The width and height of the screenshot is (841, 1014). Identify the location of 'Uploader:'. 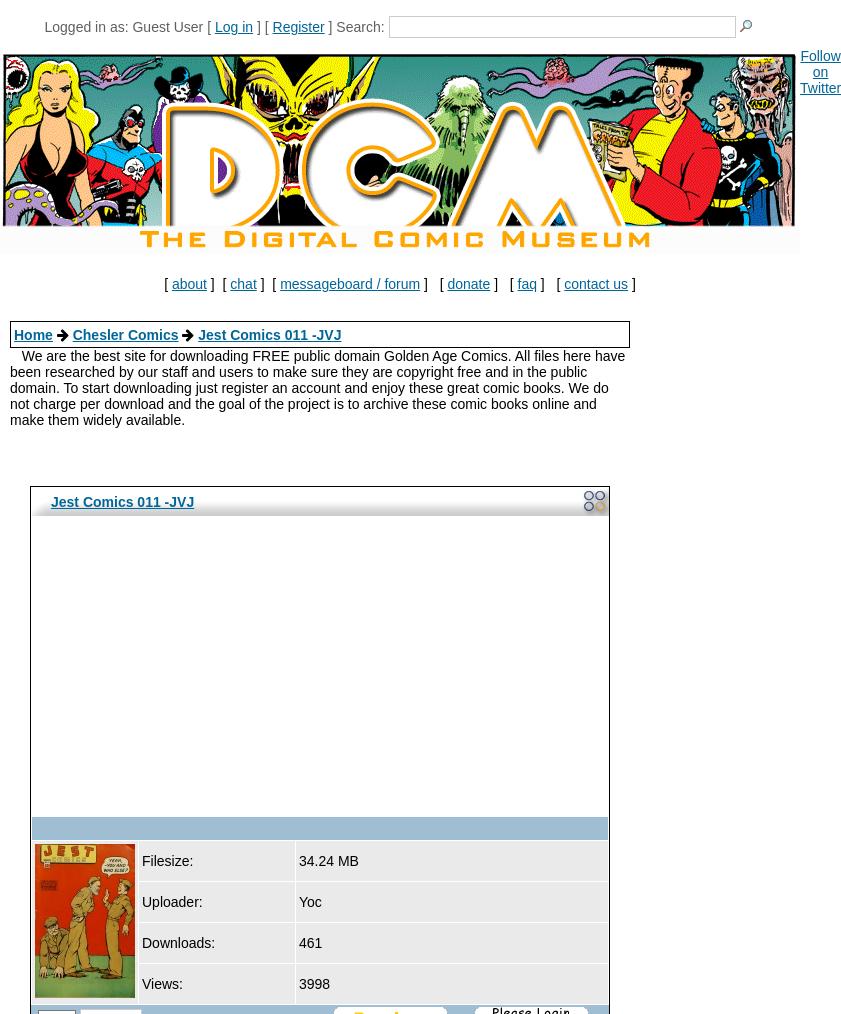
(170, 900).